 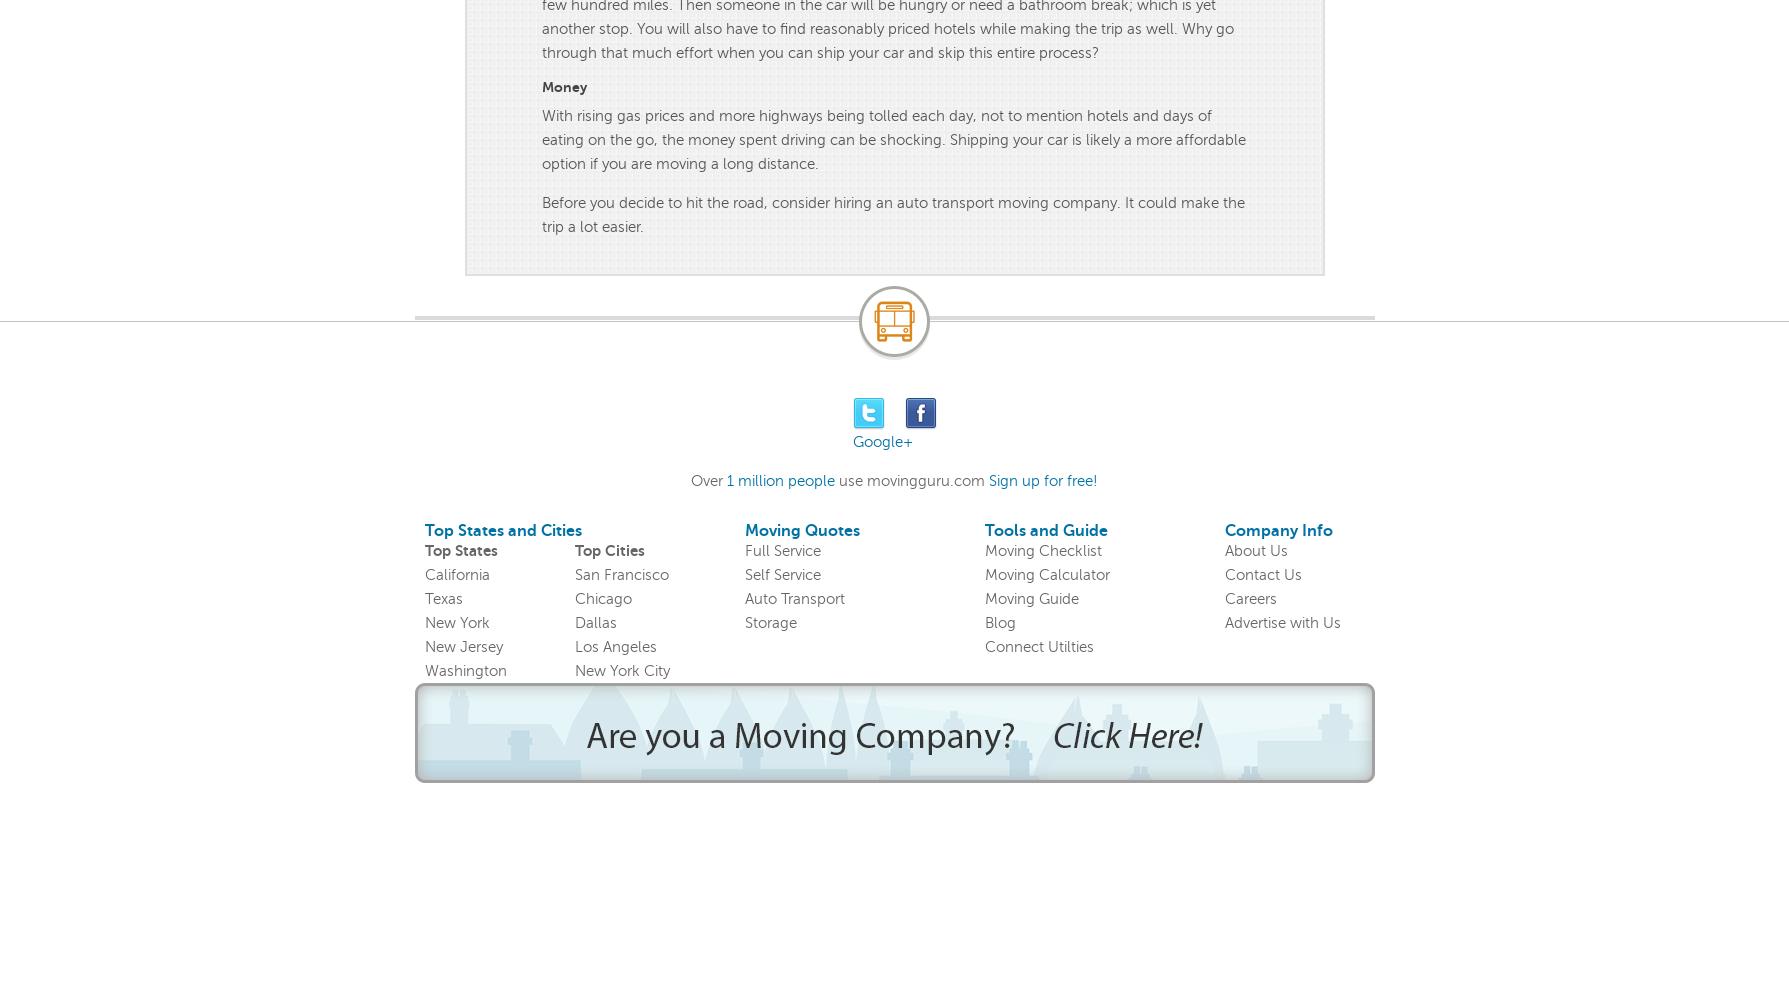 I want to click on 'Washington', so click(x=463, y=671).